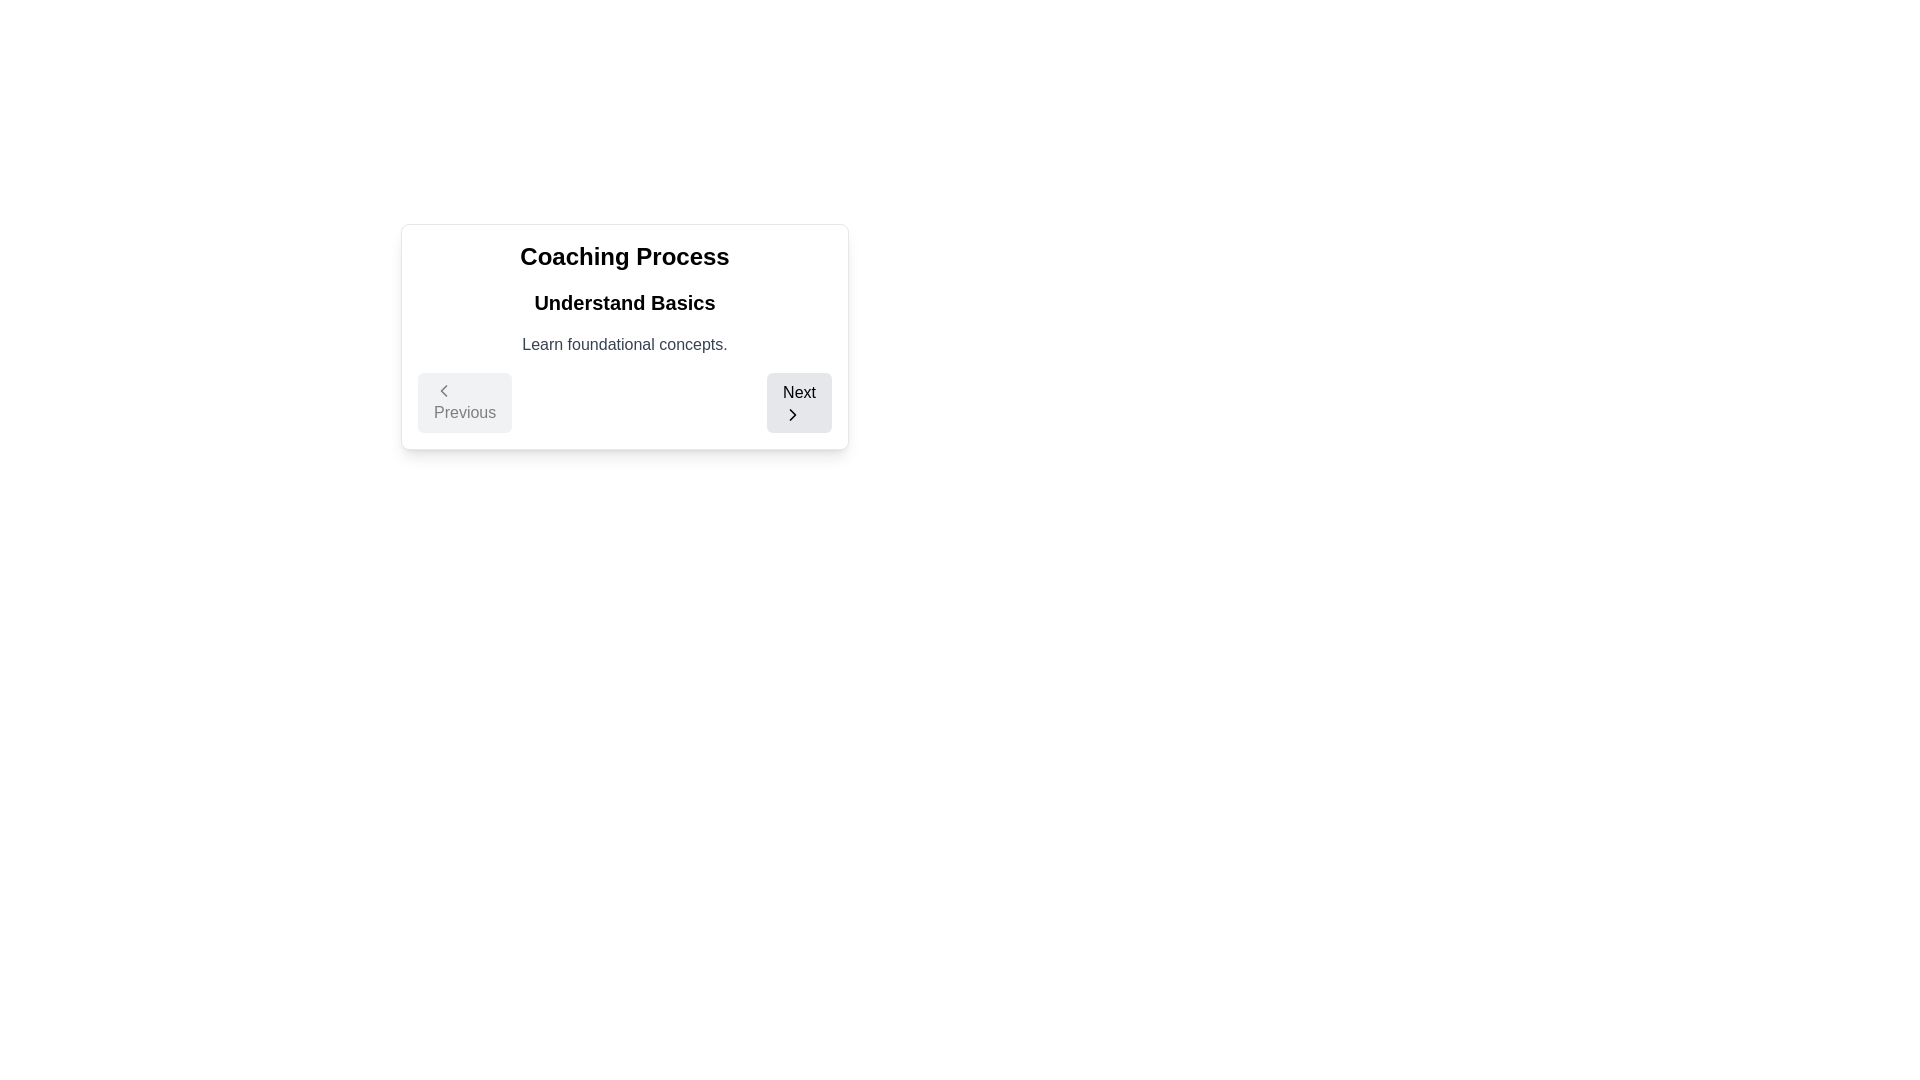 The width and height of the screenshot is (1920, 1080). Describe the element at coordinates (464, 402) in the screenshot. I see `the 'Previous' button, which is gray with rounded corners and has a left-pointing chevron icon` at that location.